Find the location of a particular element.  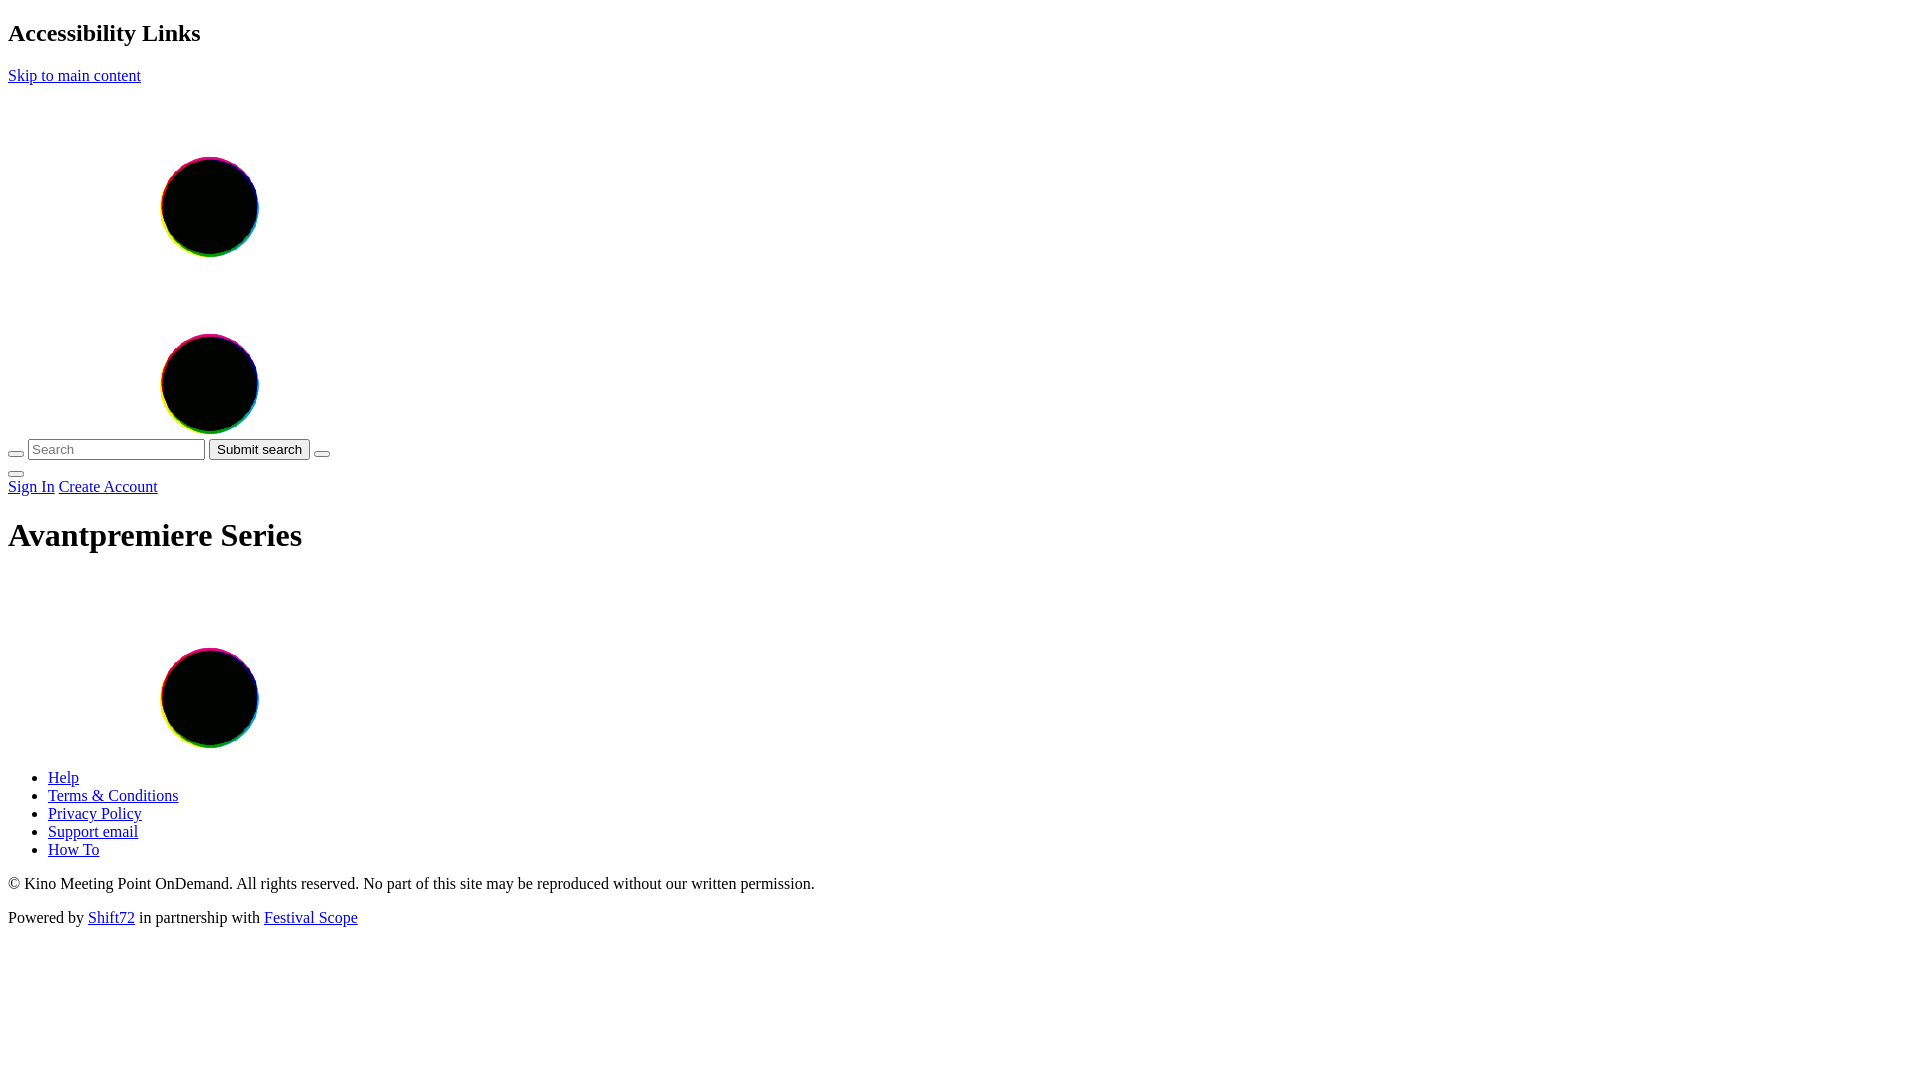

'Sign In' is located at coordinates (31, 486).